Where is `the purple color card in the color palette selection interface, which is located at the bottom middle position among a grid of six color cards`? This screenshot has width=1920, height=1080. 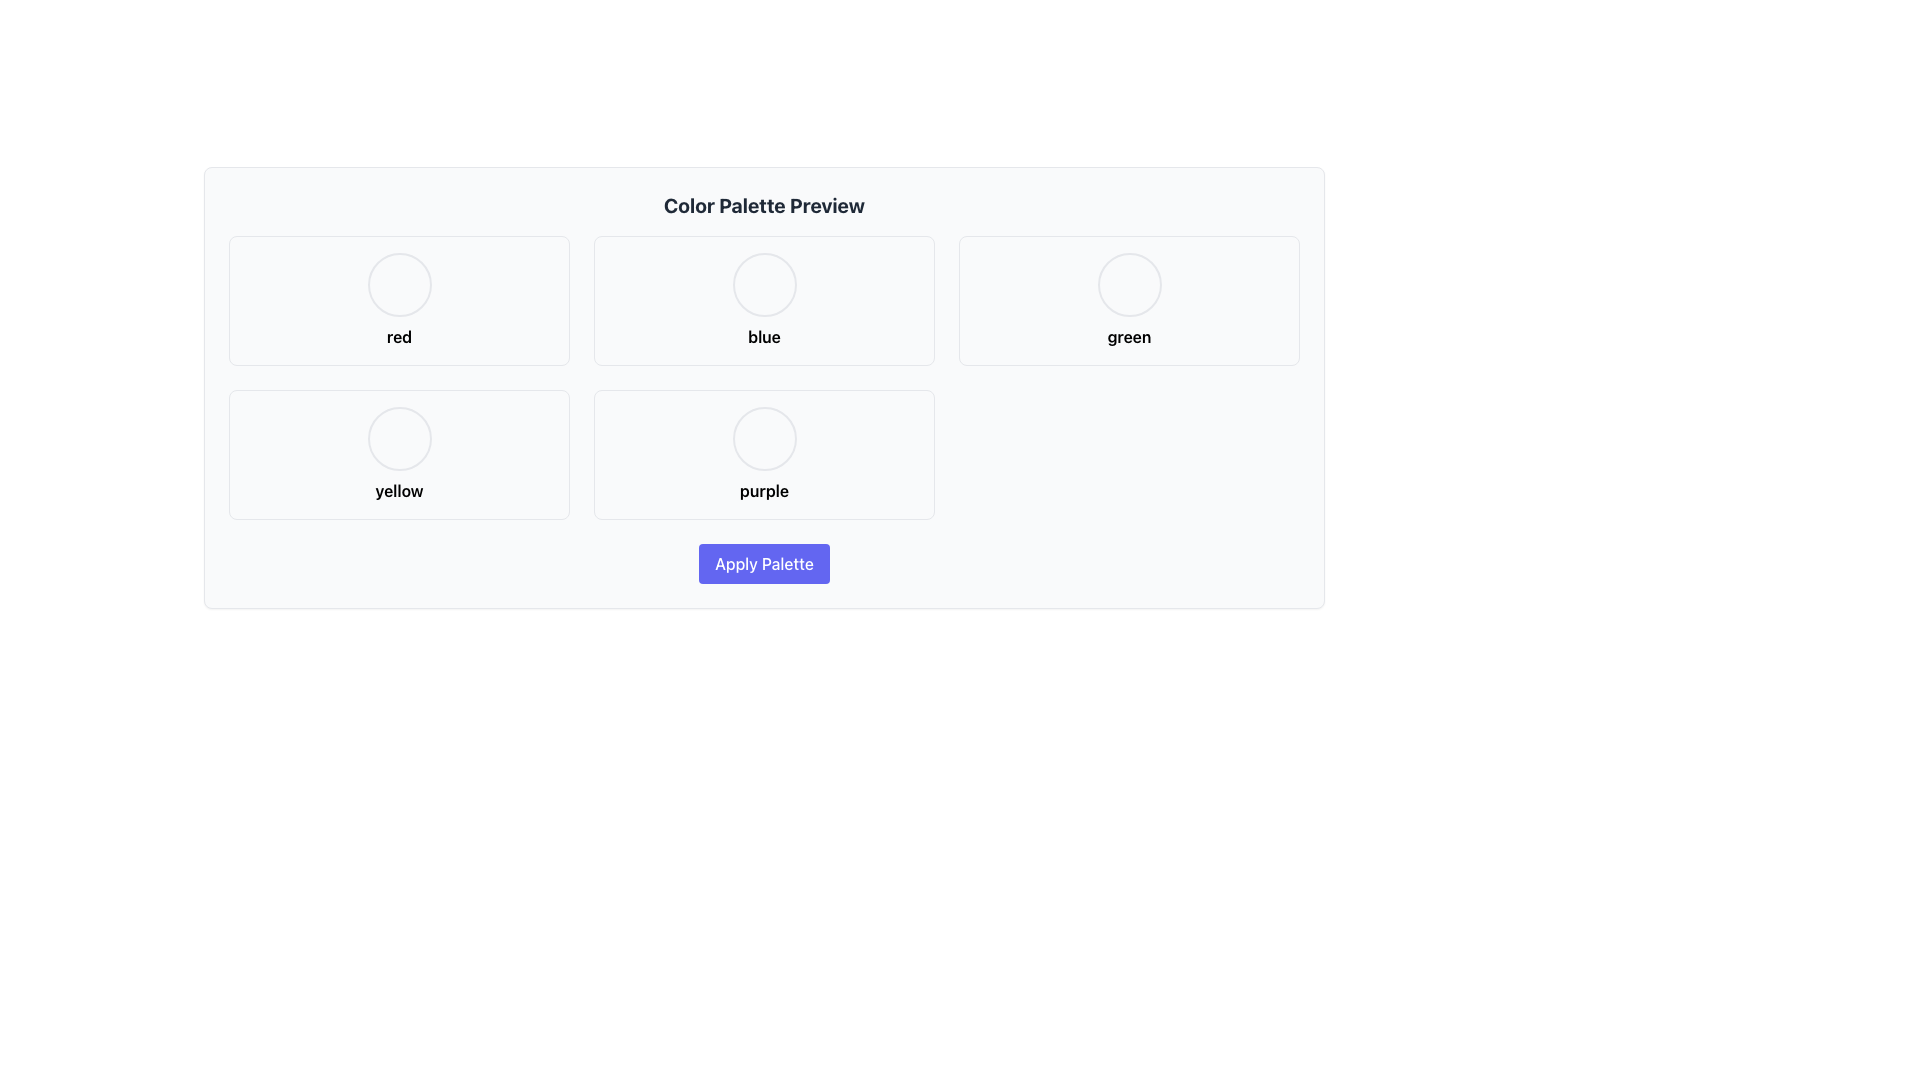 the purple color card in the color palette selection interface, which is located at the bottom middle position among a grid of six color cards is located at coordinates (763, 455).